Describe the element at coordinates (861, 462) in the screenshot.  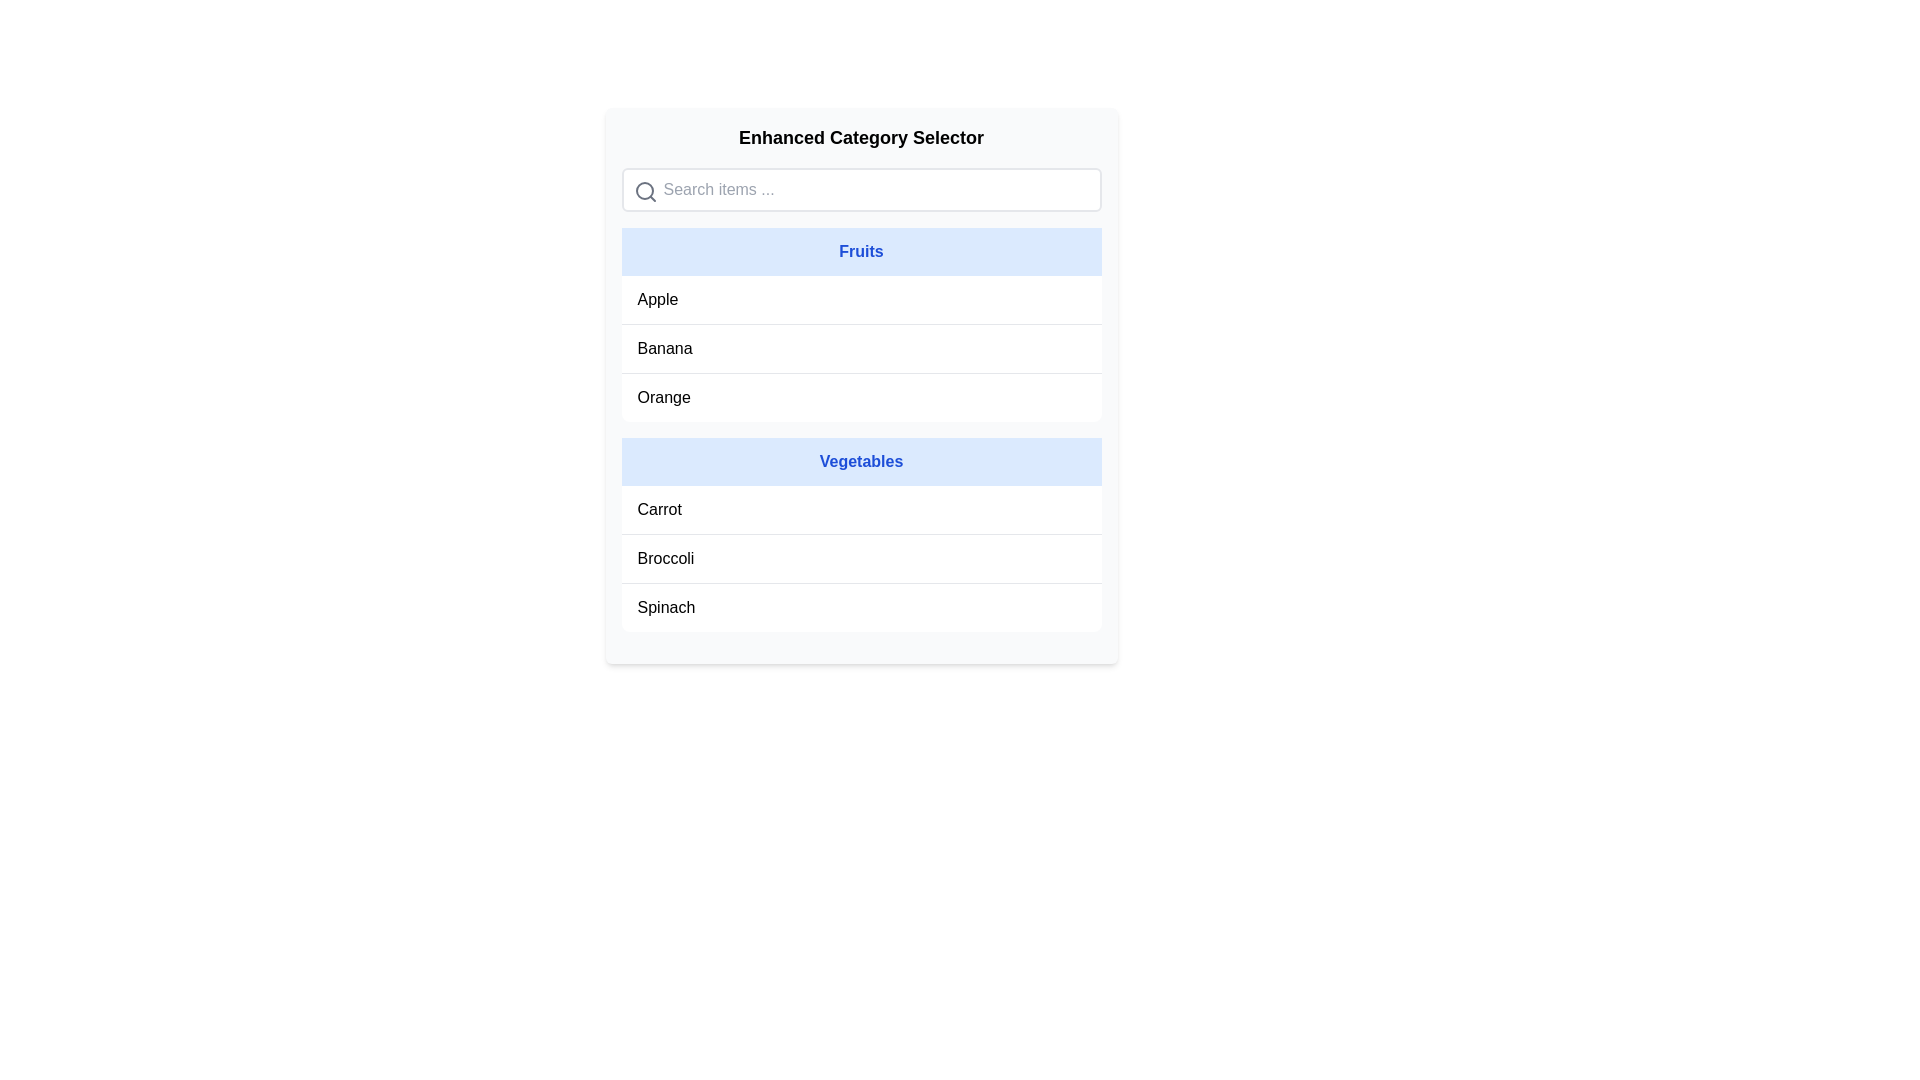
I see `the Category header or label that groups associated items in a rounded box, positioned above the list of items such as 'Carrot', 'Broccoli', and 'Spinach'` at that location.